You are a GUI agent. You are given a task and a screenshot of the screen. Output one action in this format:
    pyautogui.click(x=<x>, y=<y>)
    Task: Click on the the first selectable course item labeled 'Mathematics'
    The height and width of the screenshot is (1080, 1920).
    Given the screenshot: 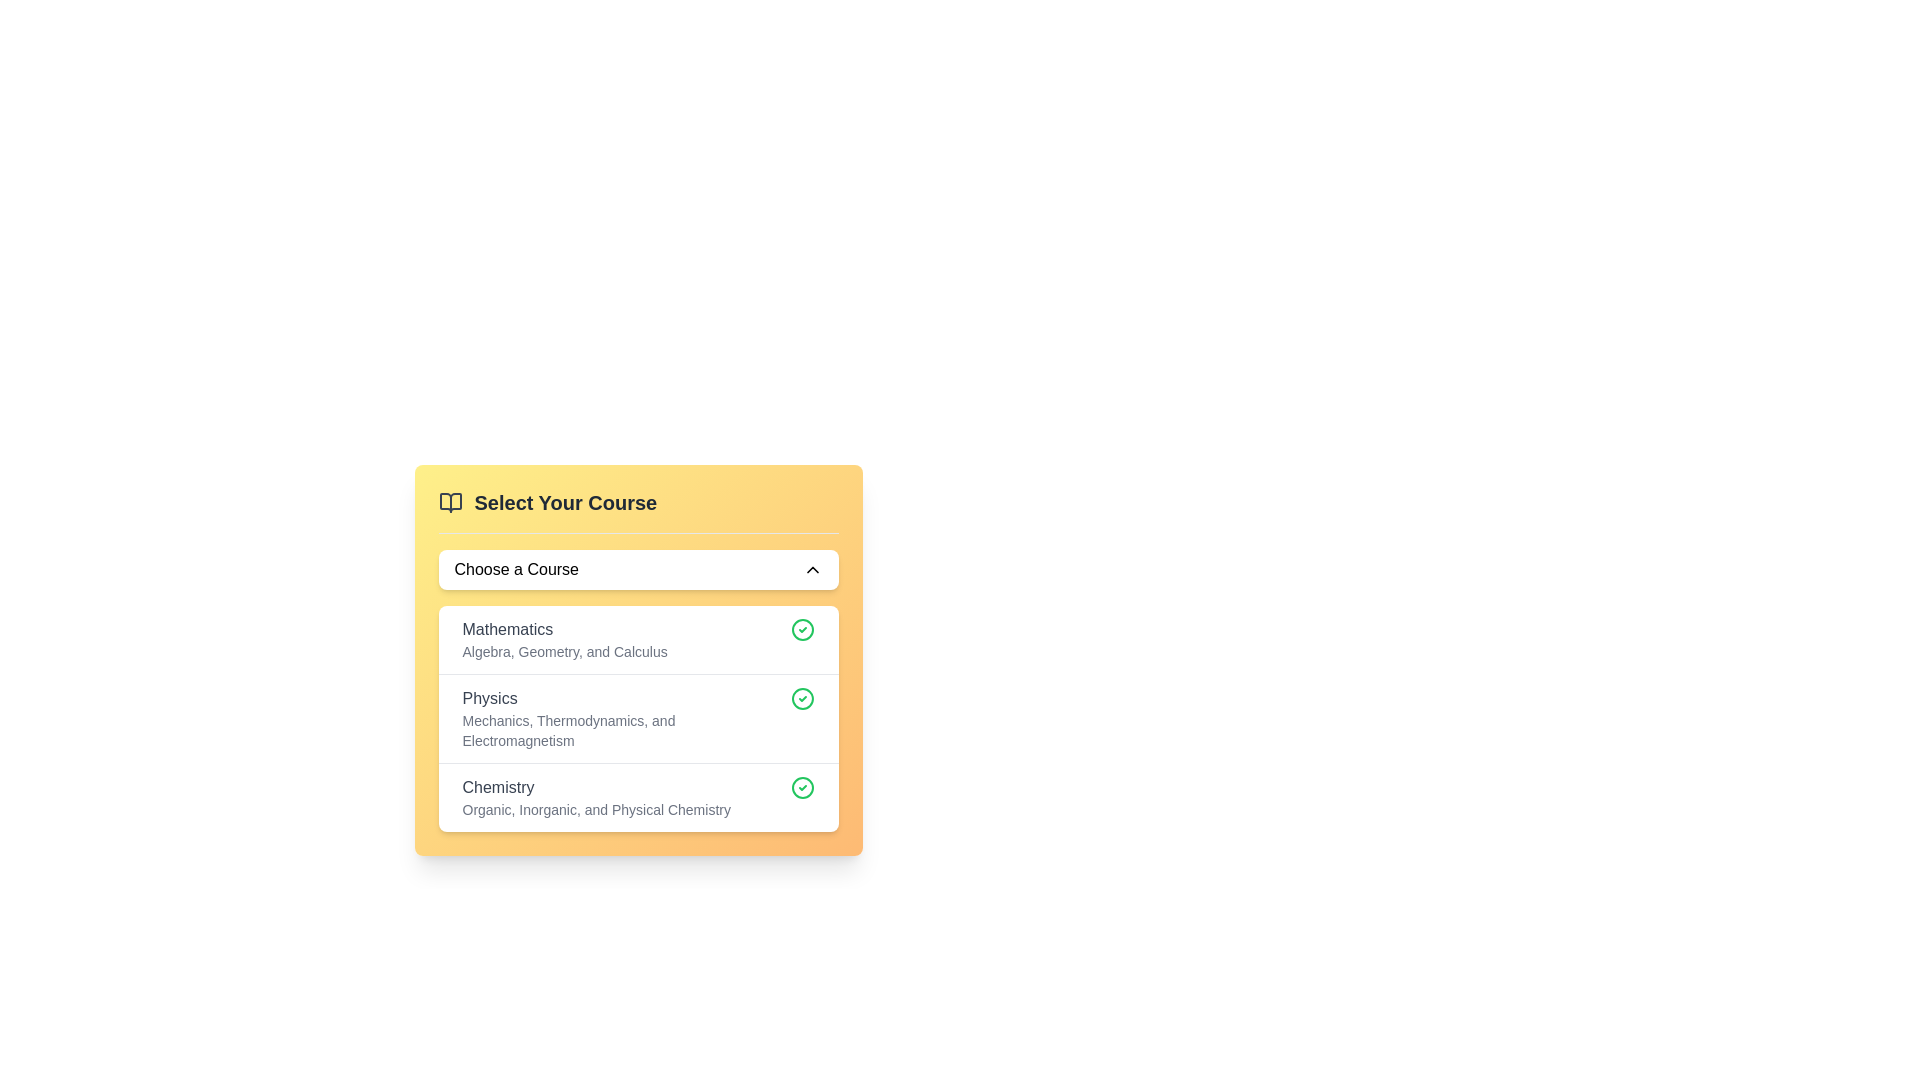 What is the action you would take?
    pyautogui.click(x=637, y=640)
    